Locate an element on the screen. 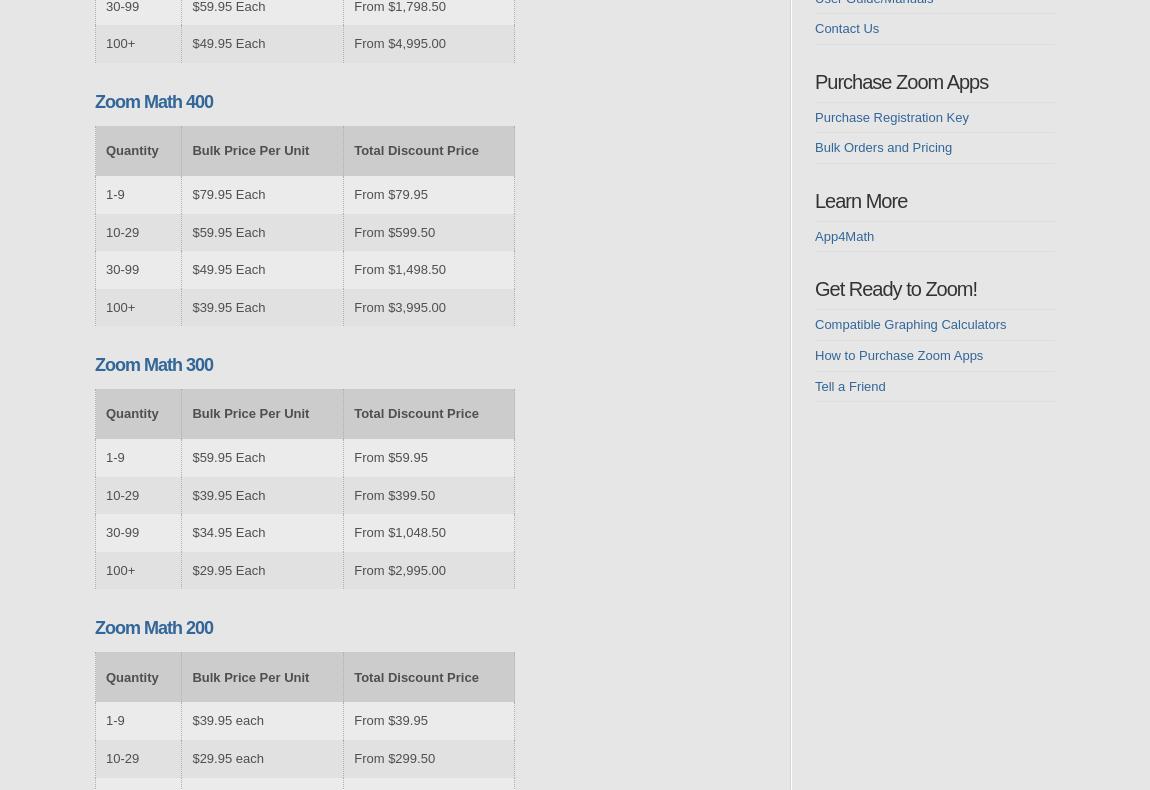  'From $1,048.50' is located at coordinates (353, 531).